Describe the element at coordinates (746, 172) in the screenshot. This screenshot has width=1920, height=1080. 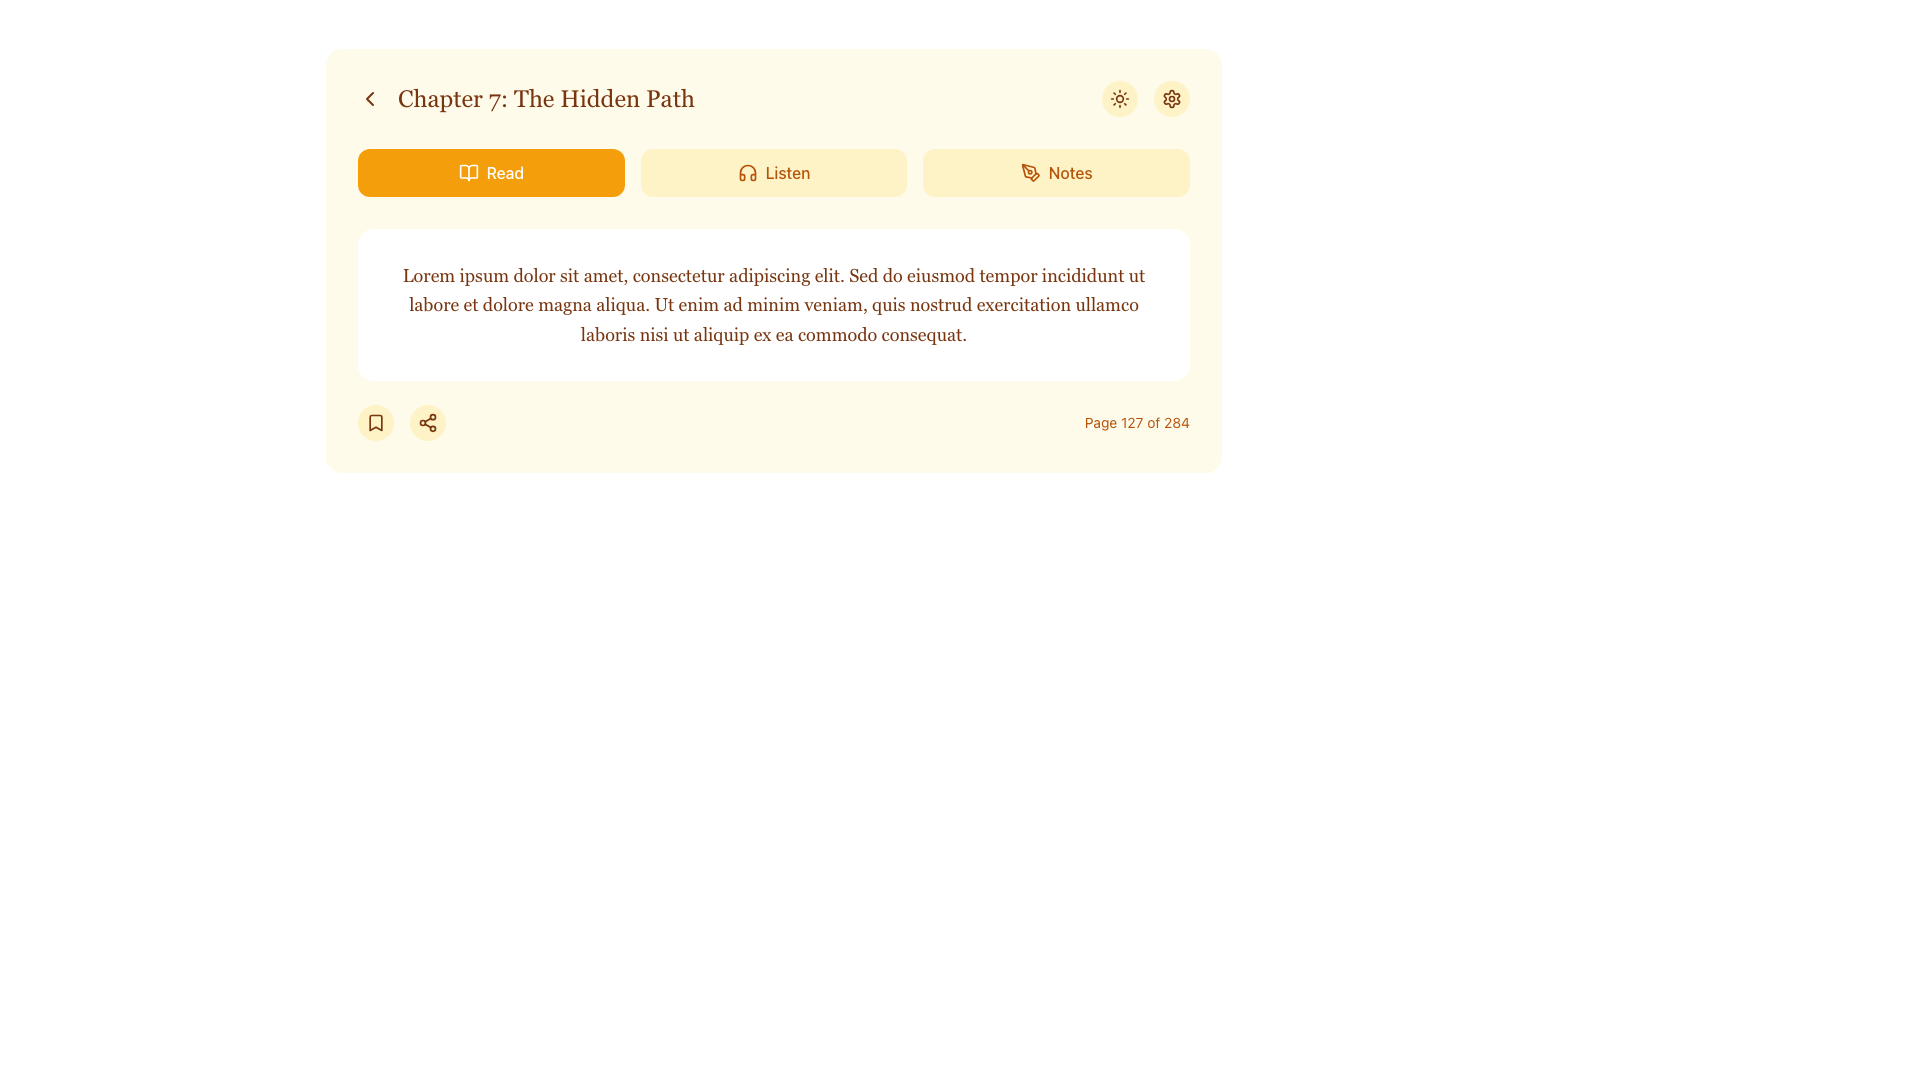
I see `the 'Listen' icon located in the top control bar of the interface, which serves as a graphical representation for an auditory-related action` at that location.